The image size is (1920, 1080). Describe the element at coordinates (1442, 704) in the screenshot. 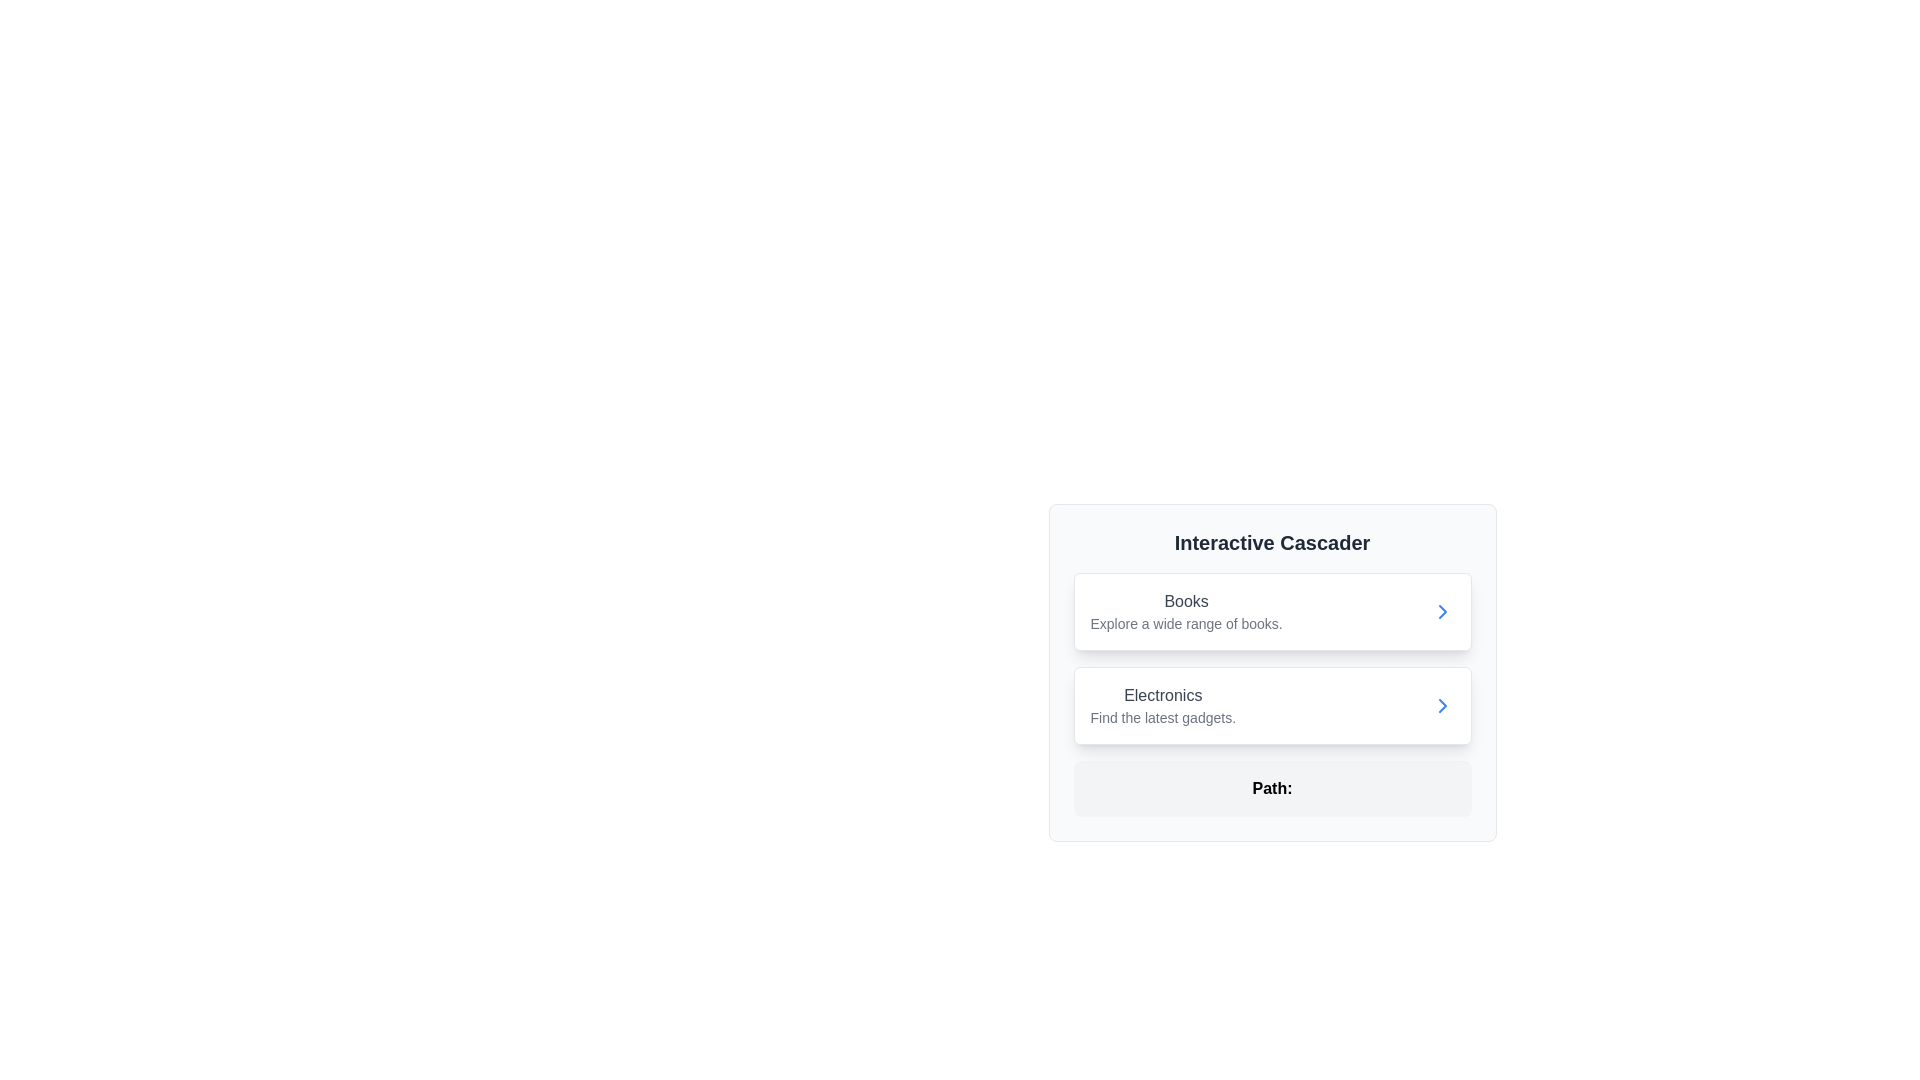

I see `the submenu indicator icon located on the right side of the 'Electronics' item in the cascader interface` at that location.